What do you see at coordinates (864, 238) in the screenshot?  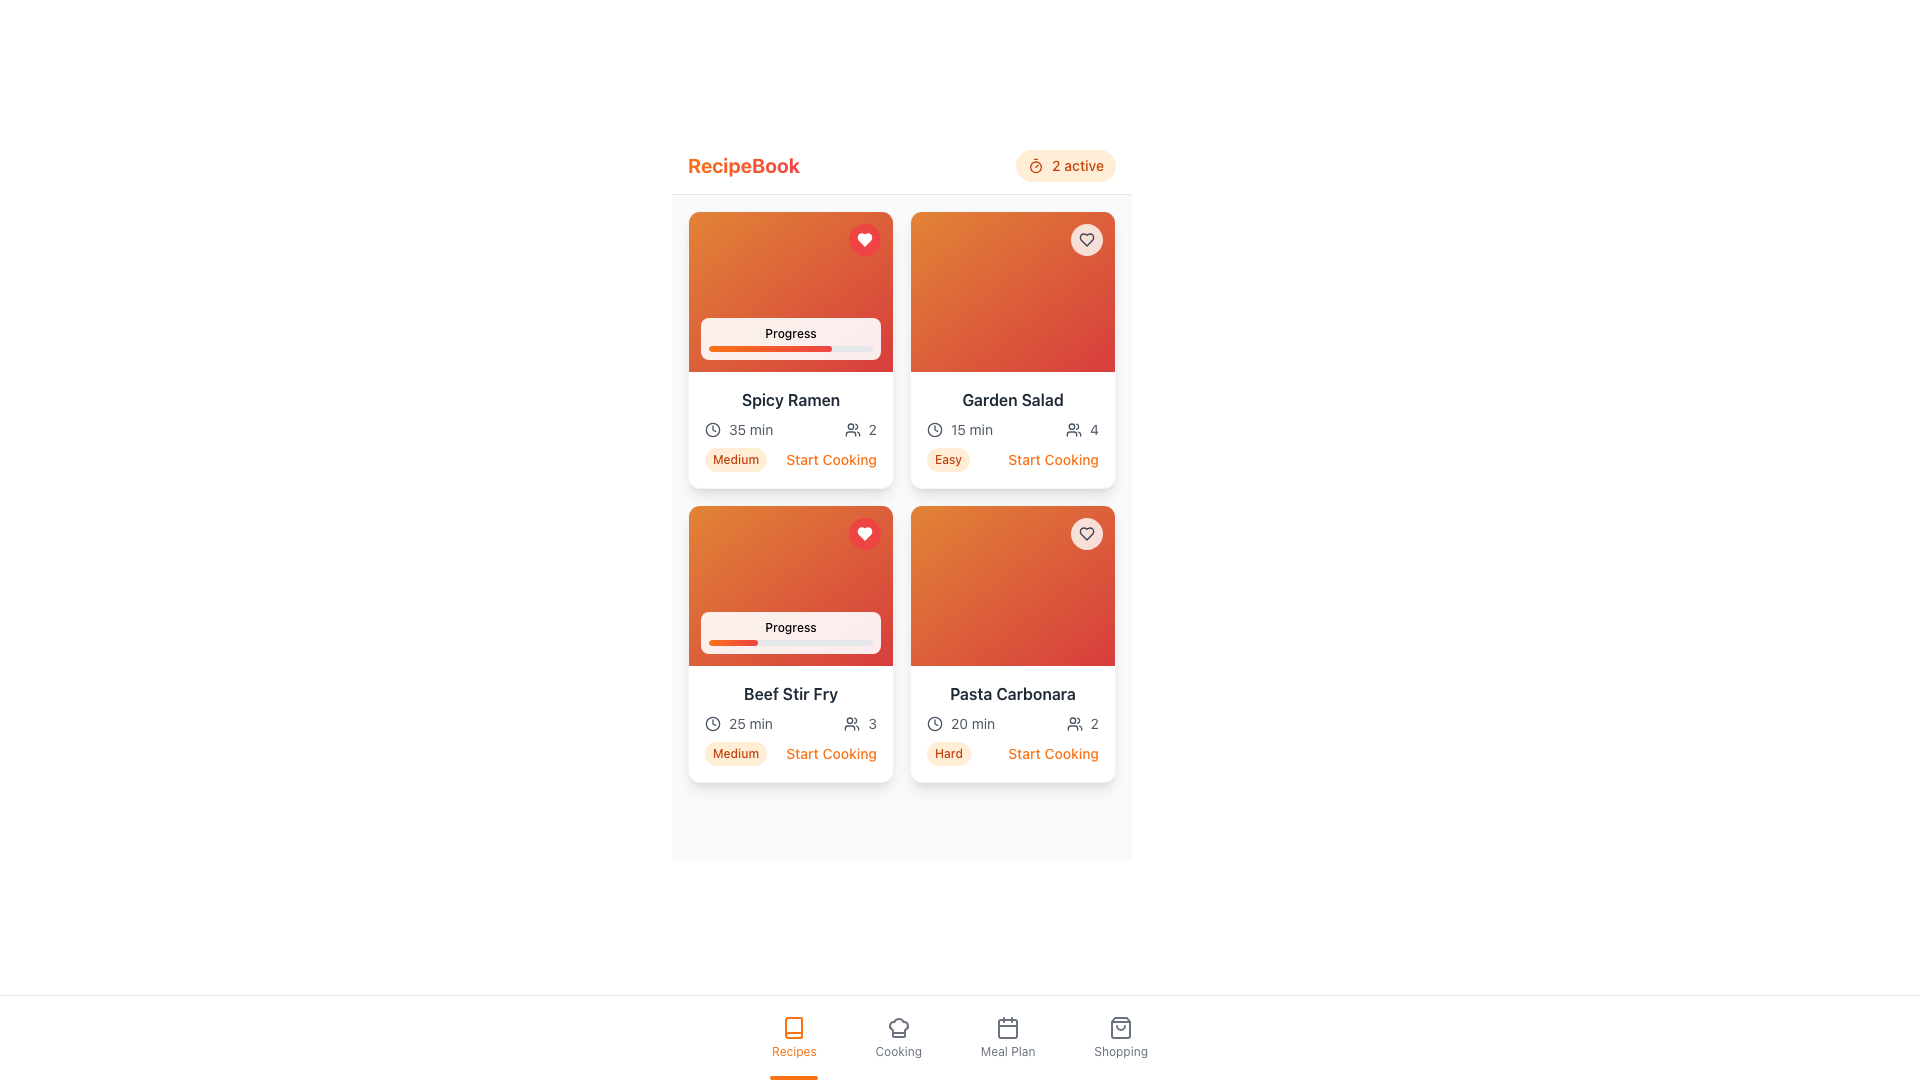 I see `the heart icon in the top-right corner of the 'Spicy Ramen' card` at bounding box center [864, 238].